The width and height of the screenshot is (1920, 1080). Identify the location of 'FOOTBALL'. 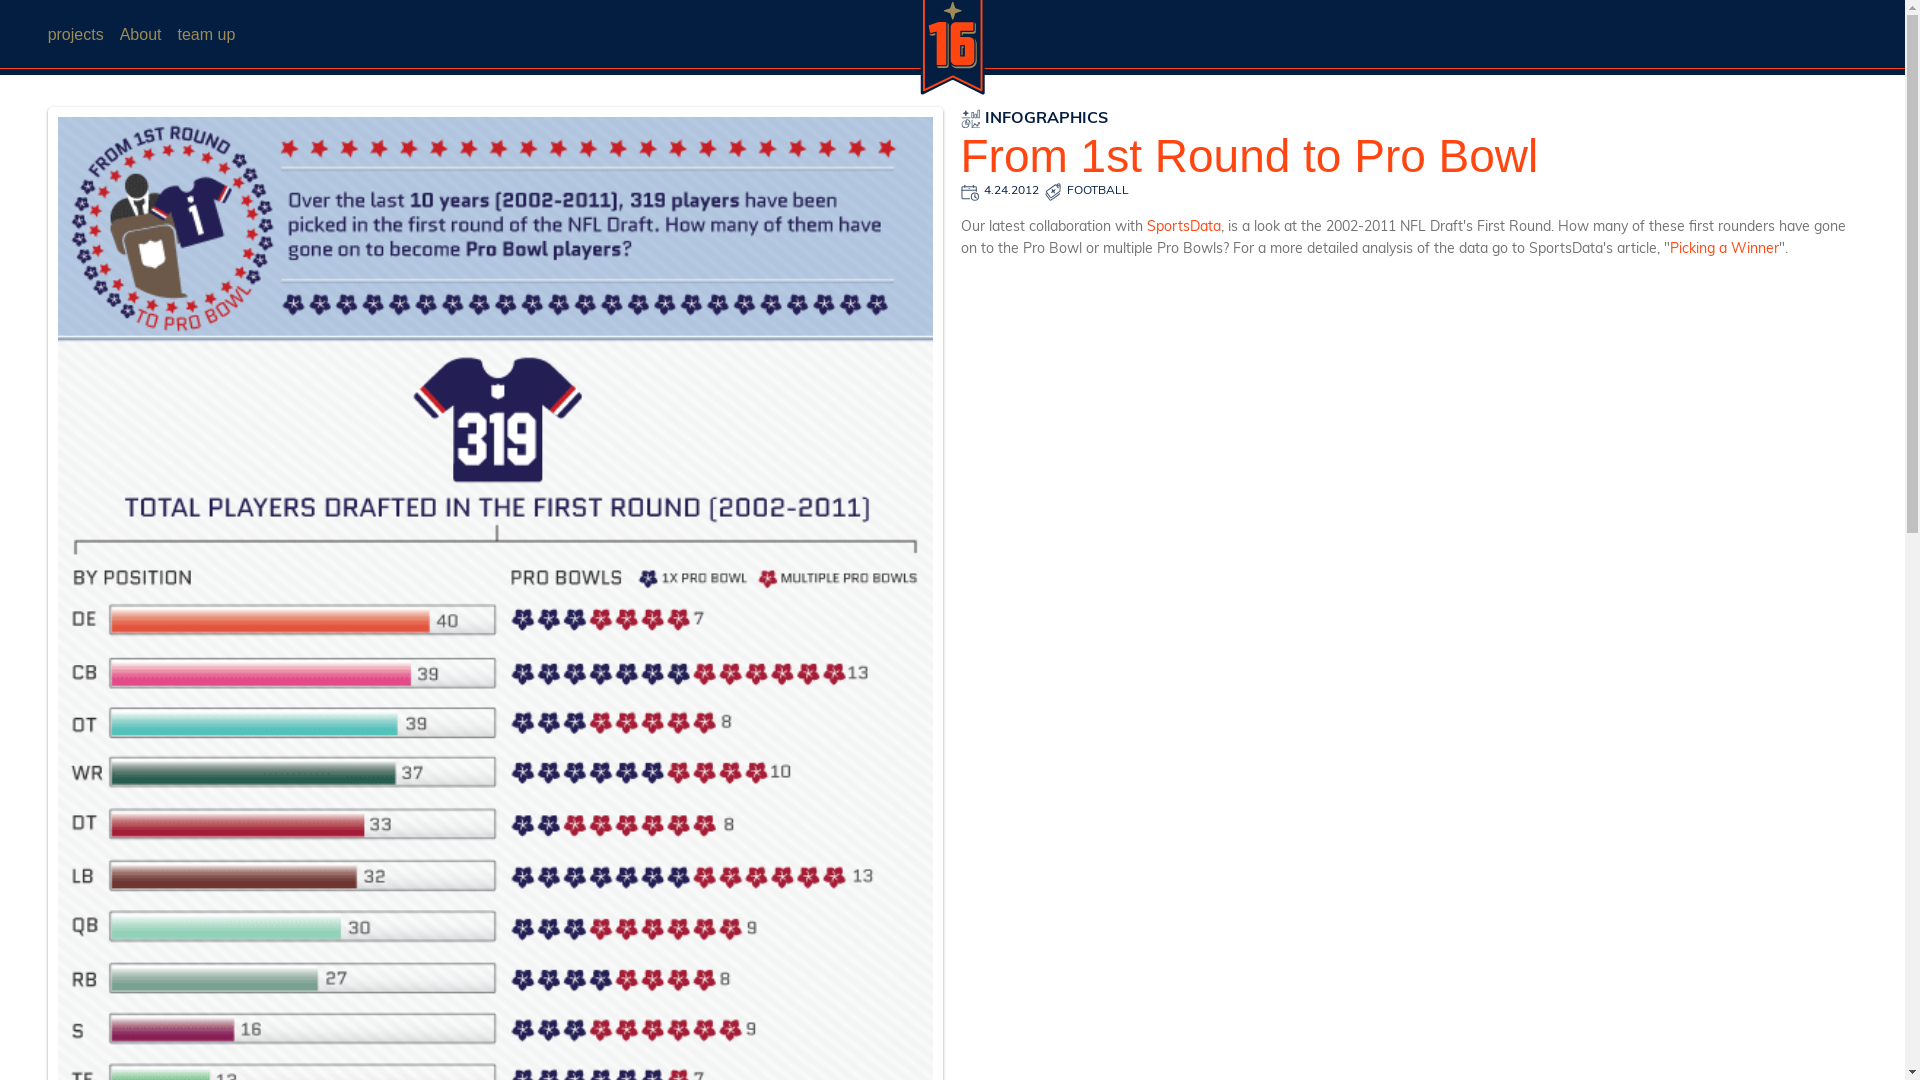
(1097, 191).